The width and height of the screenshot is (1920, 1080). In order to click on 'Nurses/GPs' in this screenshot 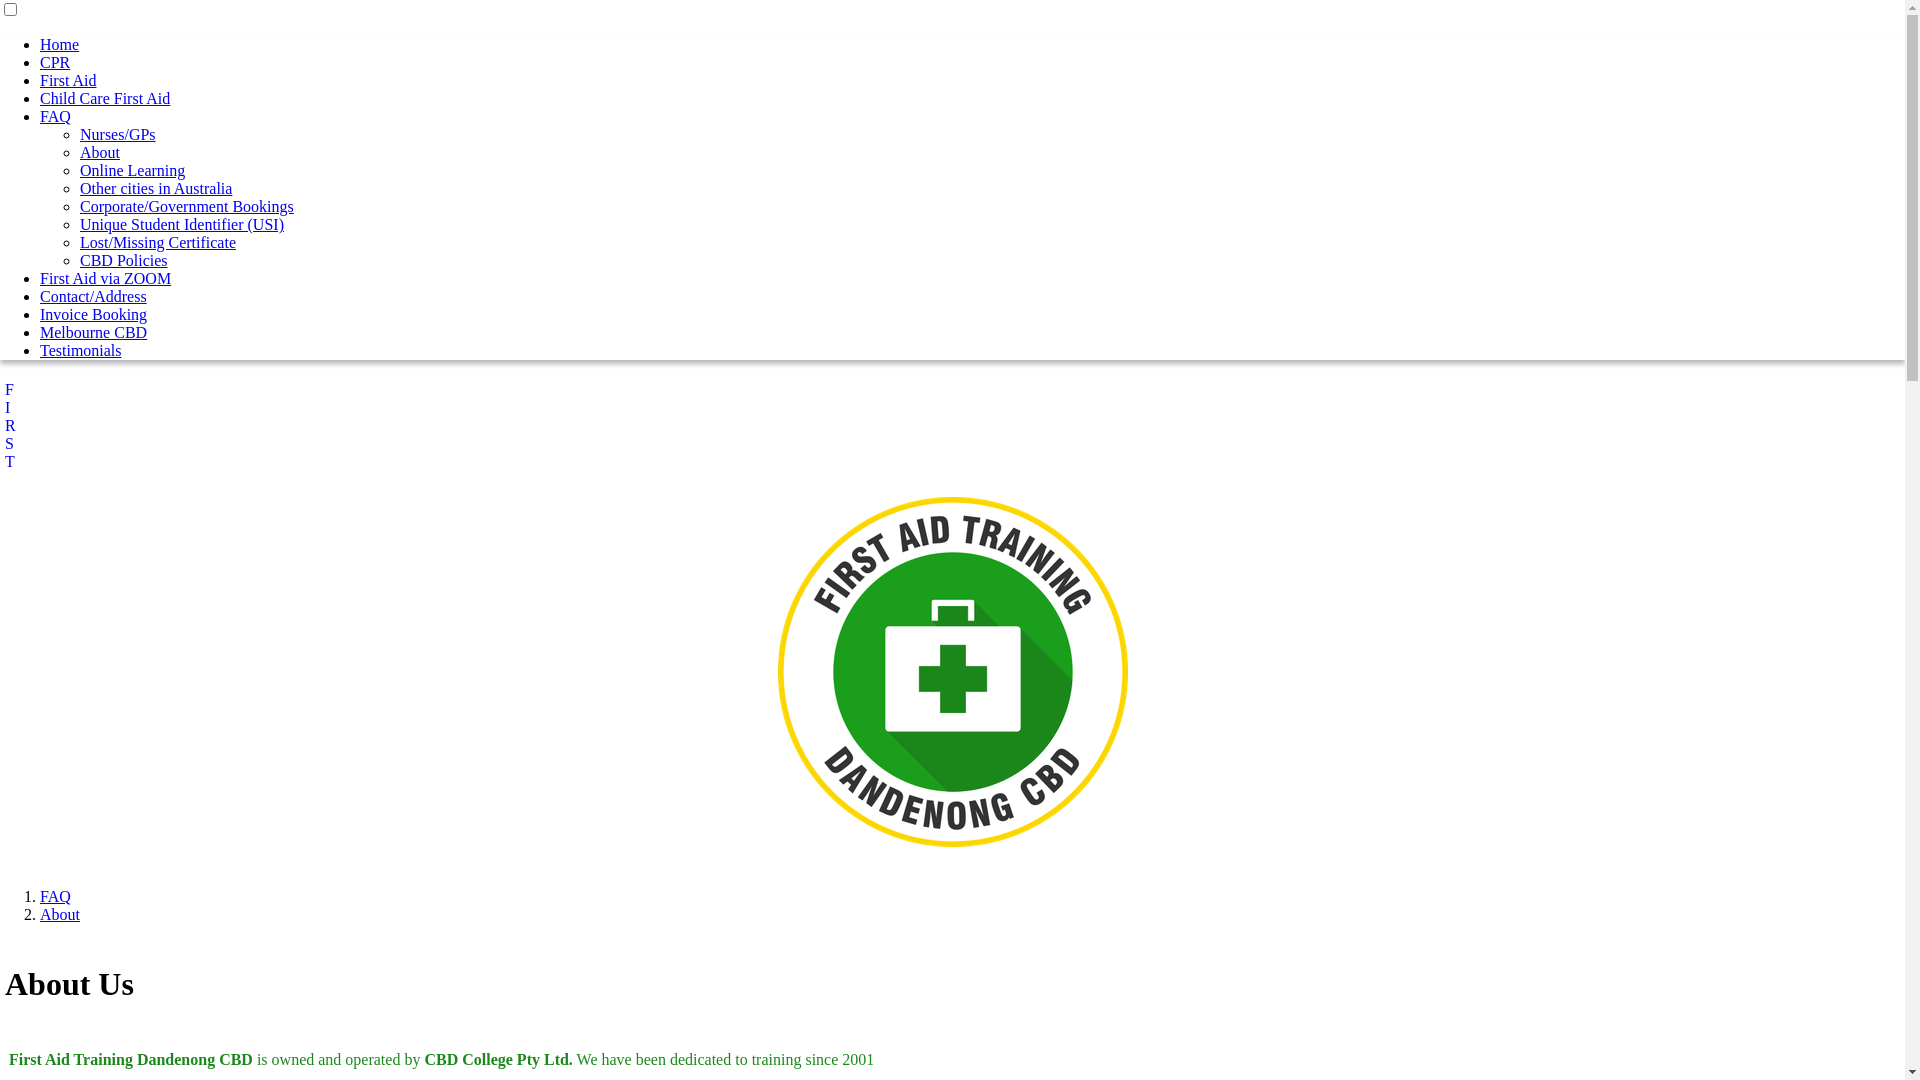, I will do `click(117, 134)`.